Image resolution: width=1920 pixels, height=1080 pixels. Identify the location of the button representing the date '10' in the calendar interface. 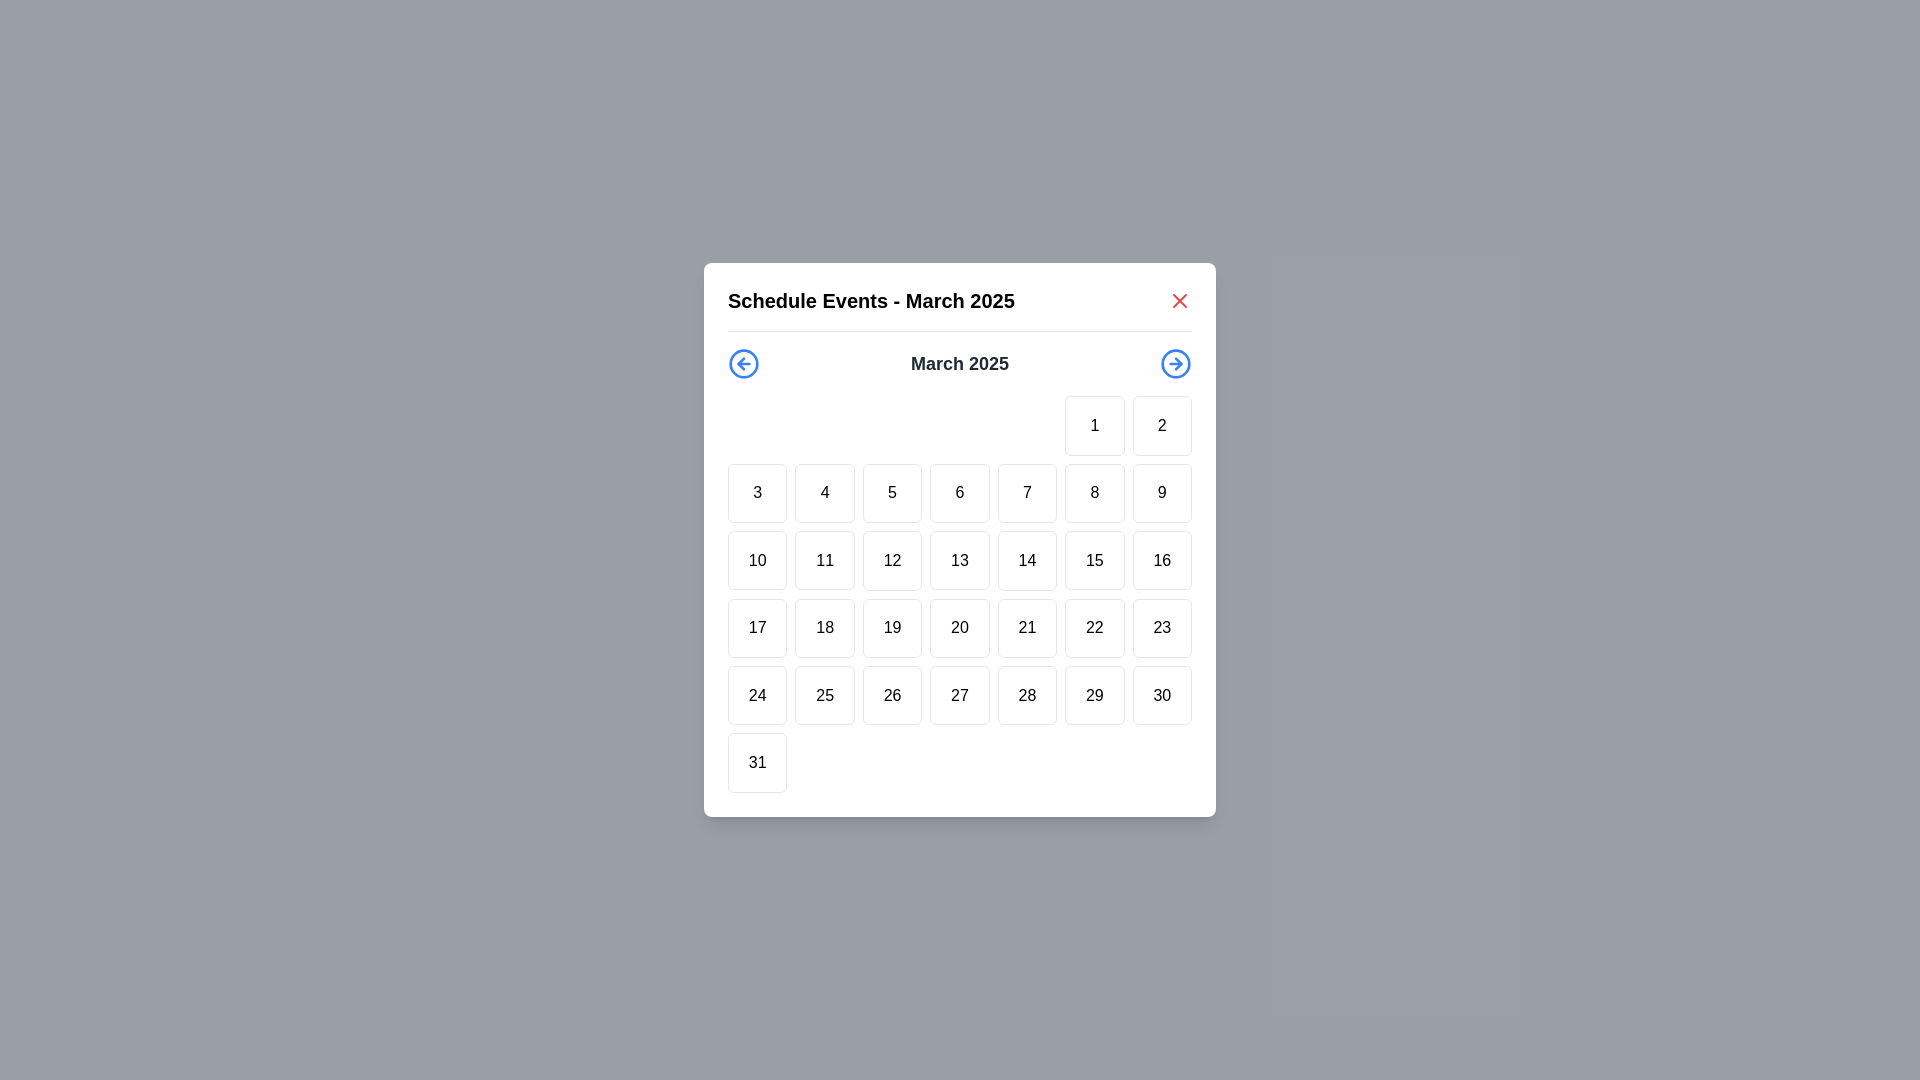
(756, 560).